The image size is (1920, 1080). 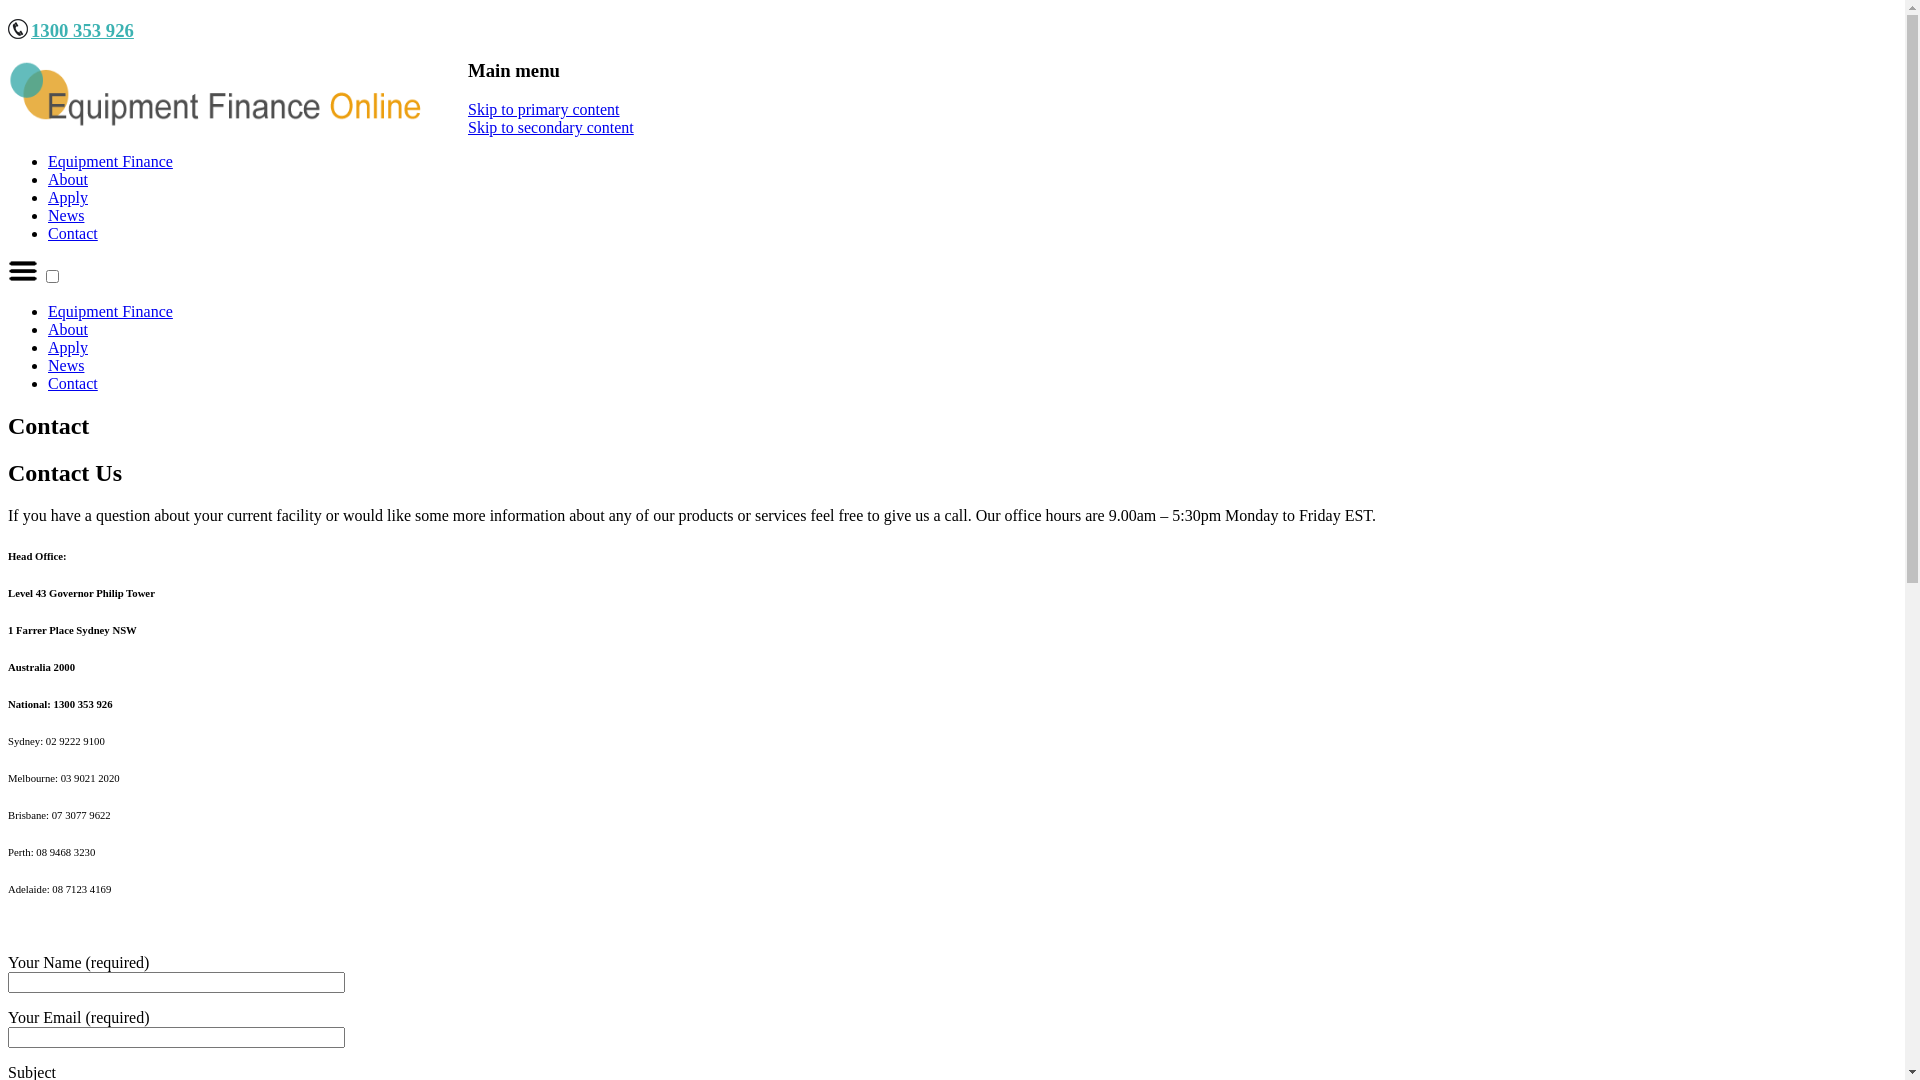 I want to click on 'About', so click(x=48, y=178).